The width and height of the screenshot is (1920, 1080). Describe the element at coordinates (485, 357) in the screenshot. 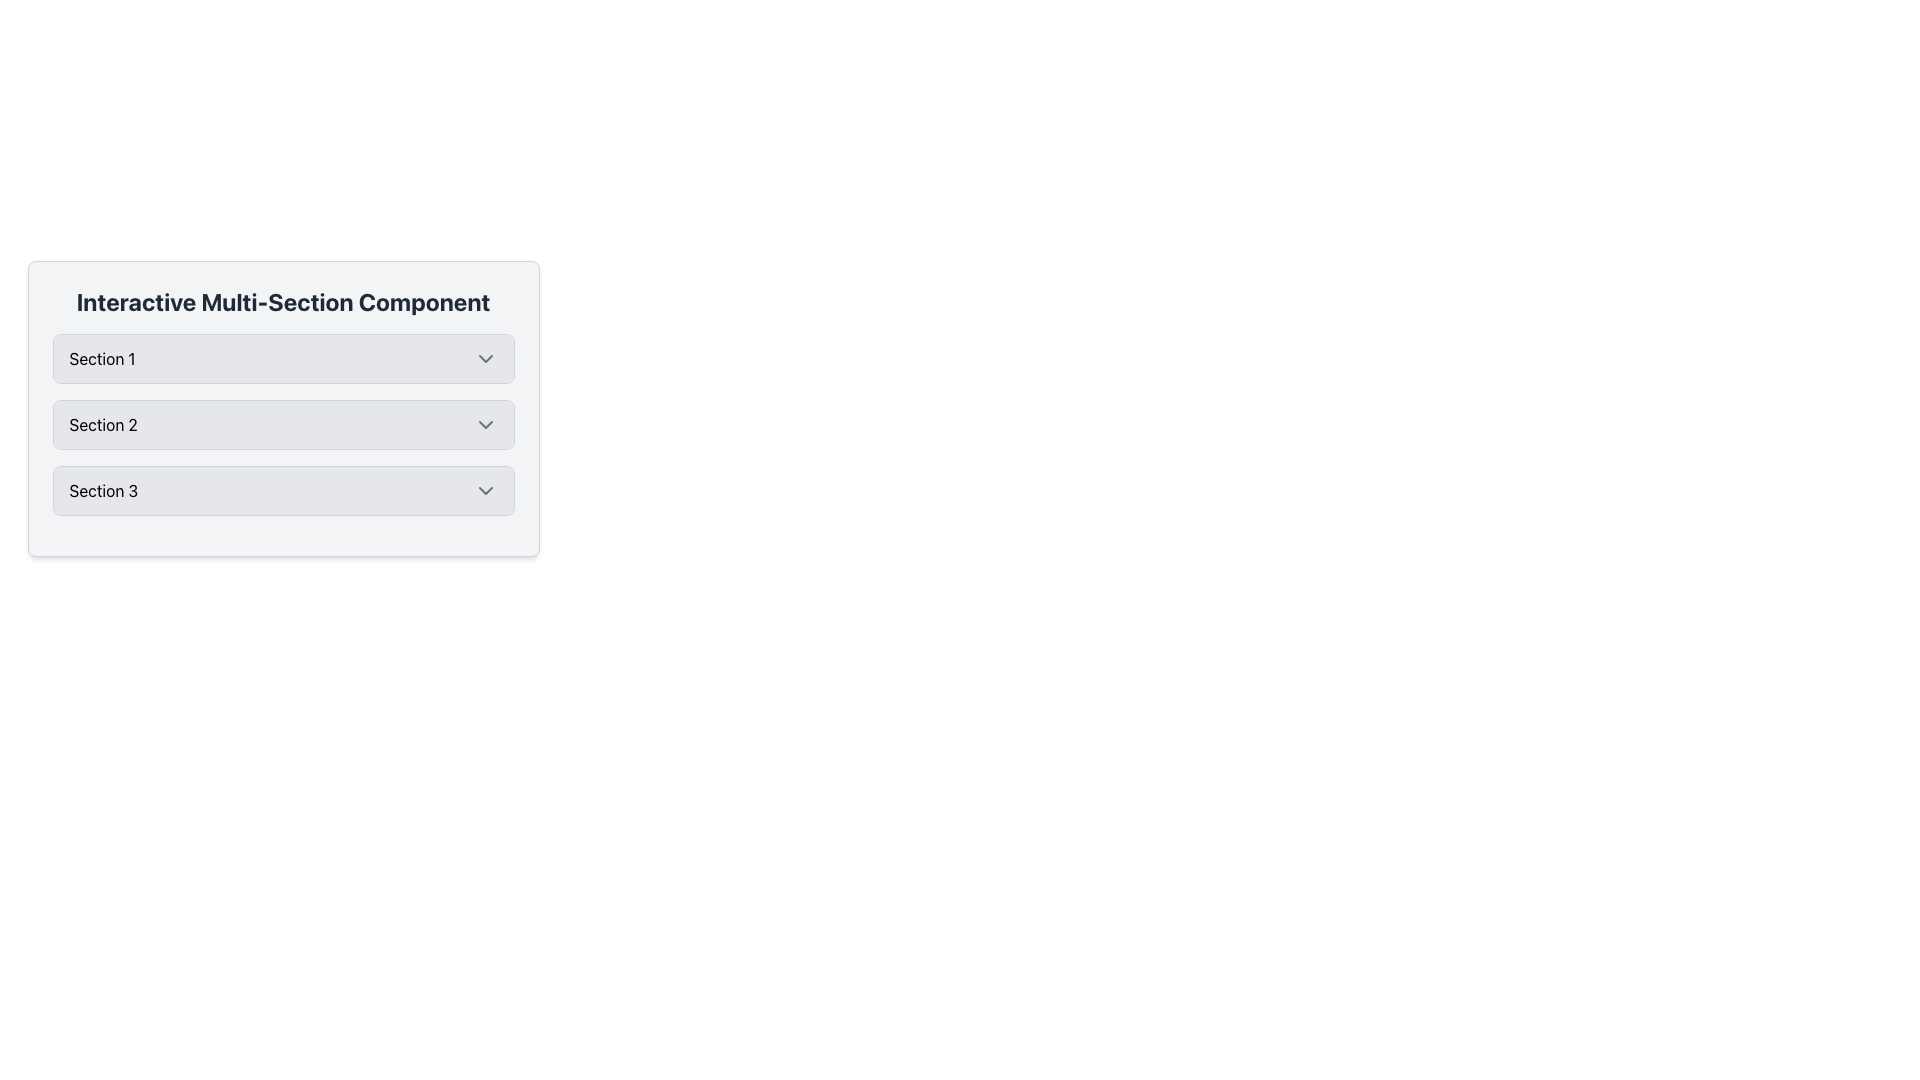

I see `the Chevron Down icon that functions as a toggle for expanding or collapsing the content related to 'Section 1'` at that location.